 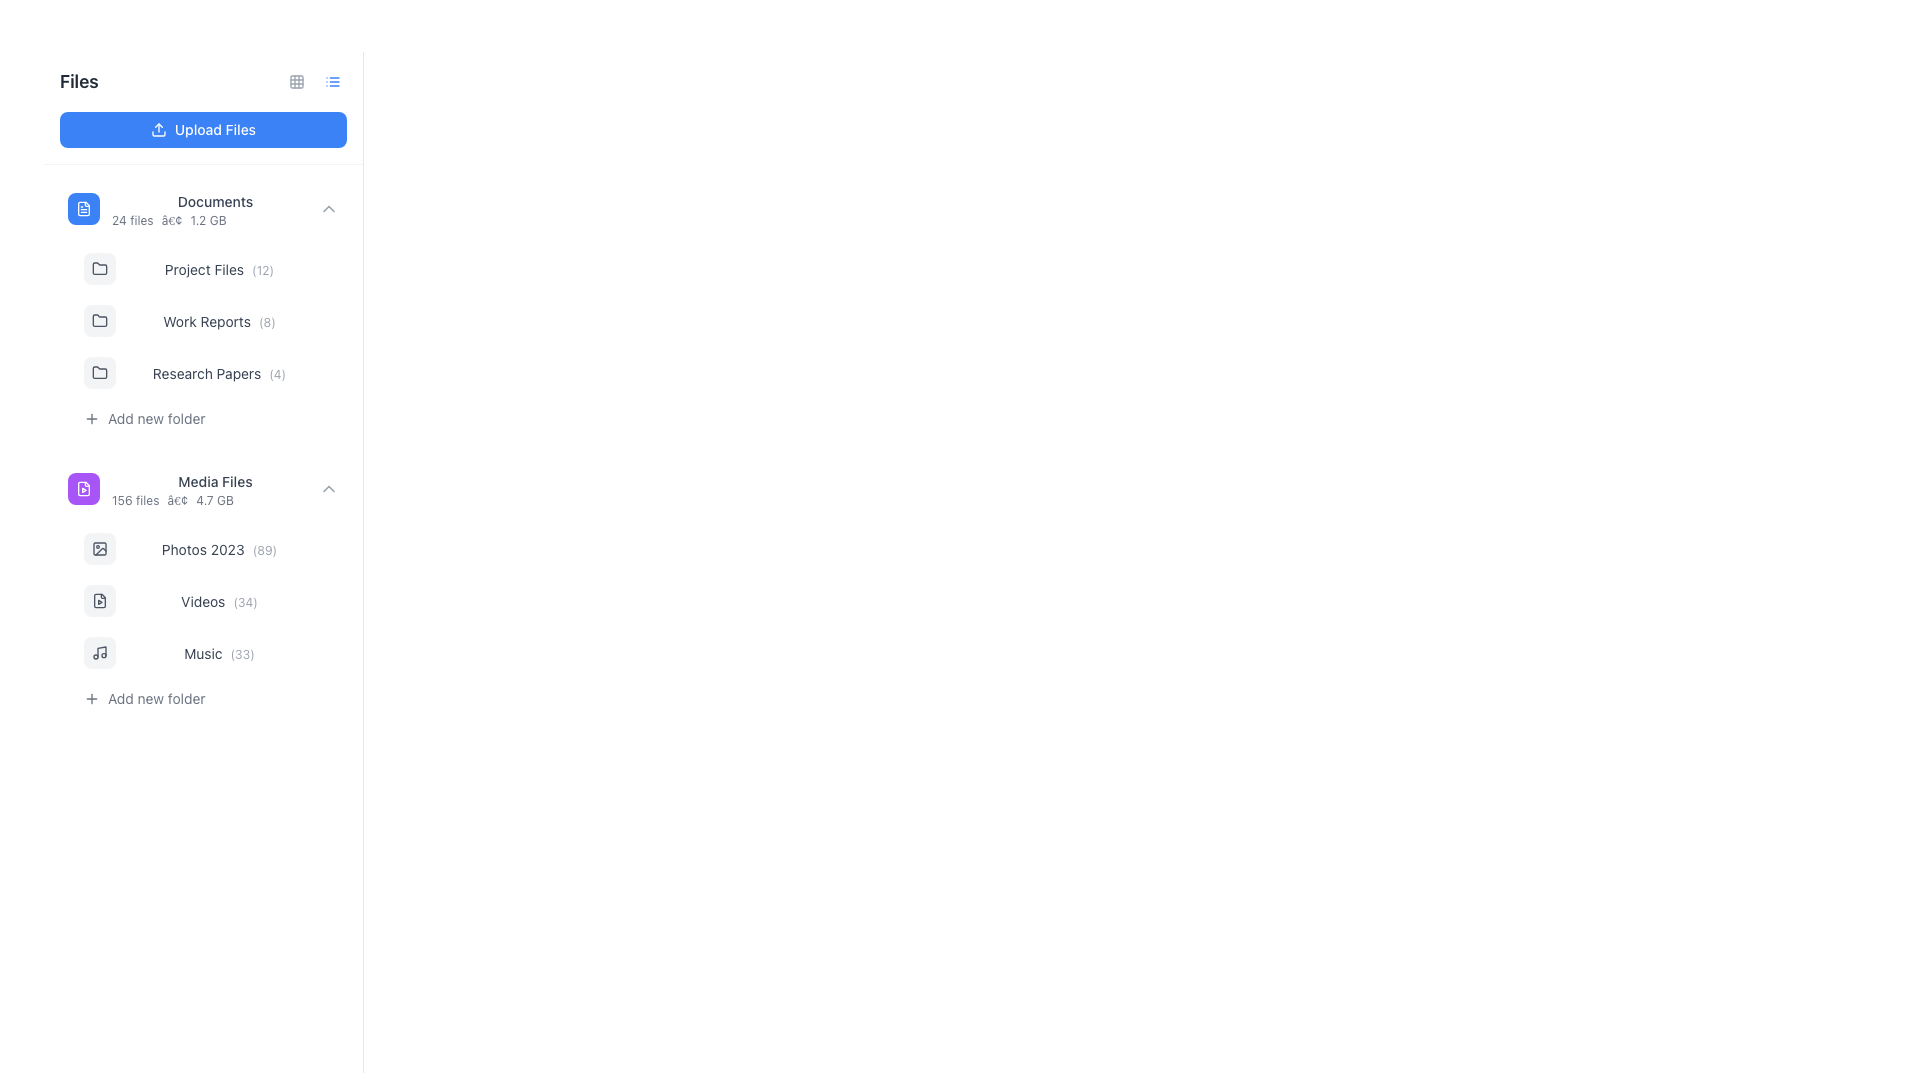 What do you see at coordinates (266, 321) in the screenshot?
I see `the static text label that indicates the count of items associated with the 'Work Reports' folder to possibly trigger a tooltip` at bounding box center [266, 321].